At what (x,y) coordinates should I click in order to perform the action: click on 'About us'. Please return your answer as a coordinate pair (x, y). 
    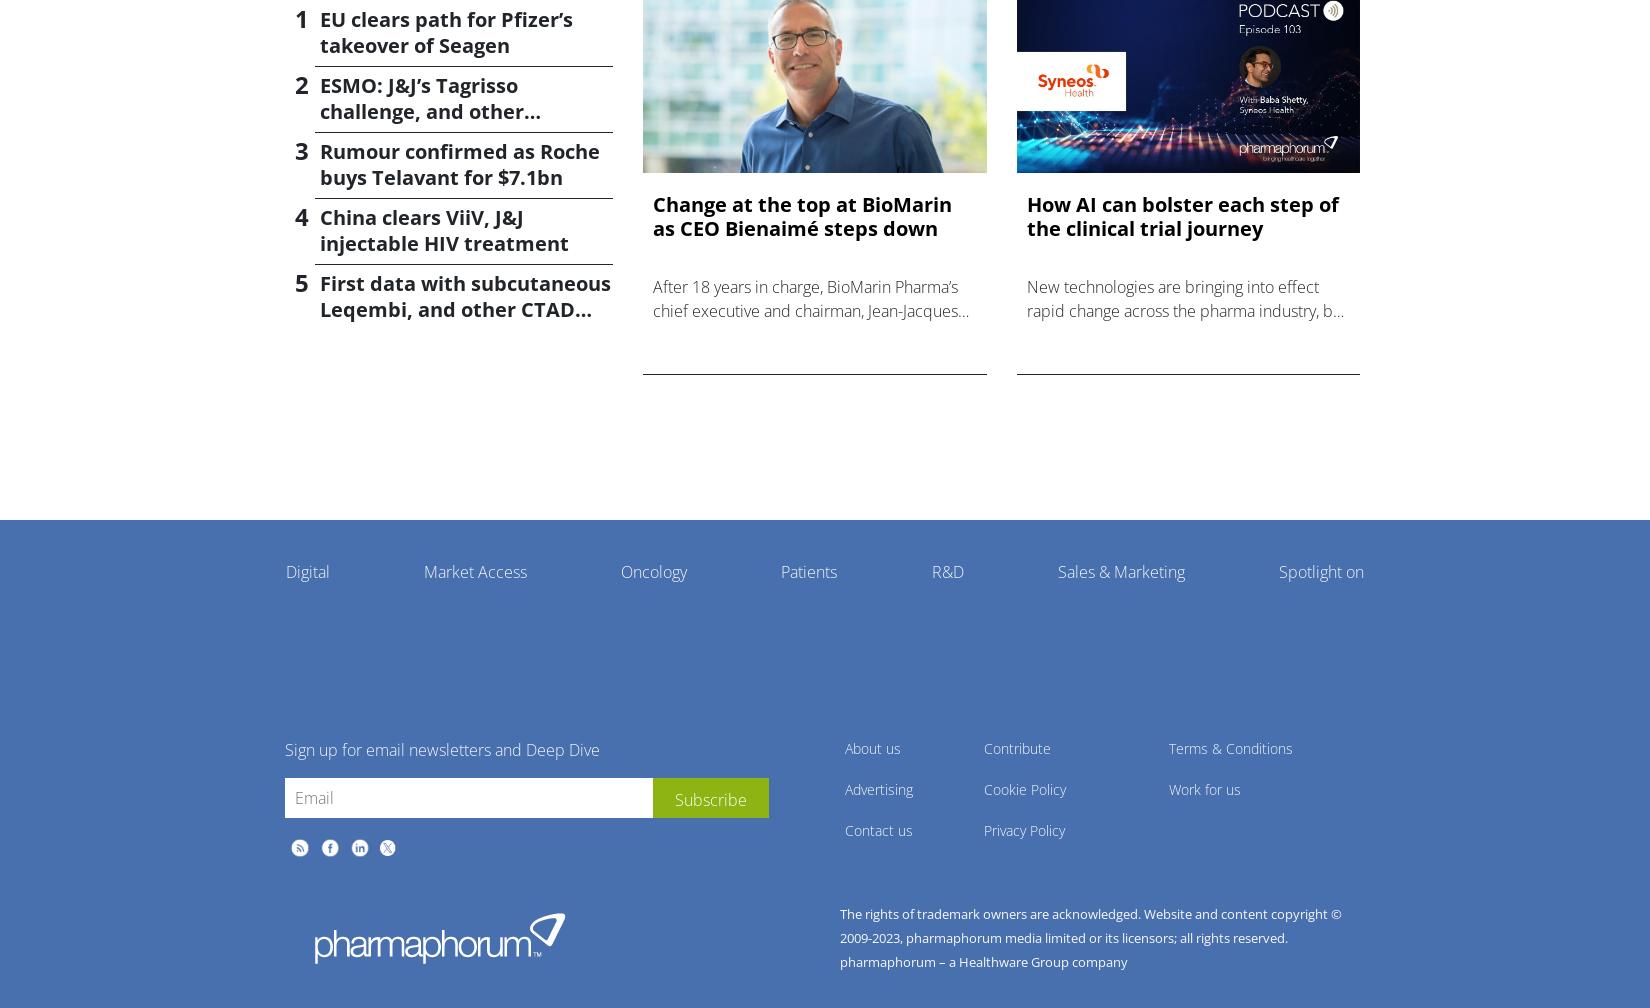
    Looking at the image, I should click on (873, 747).